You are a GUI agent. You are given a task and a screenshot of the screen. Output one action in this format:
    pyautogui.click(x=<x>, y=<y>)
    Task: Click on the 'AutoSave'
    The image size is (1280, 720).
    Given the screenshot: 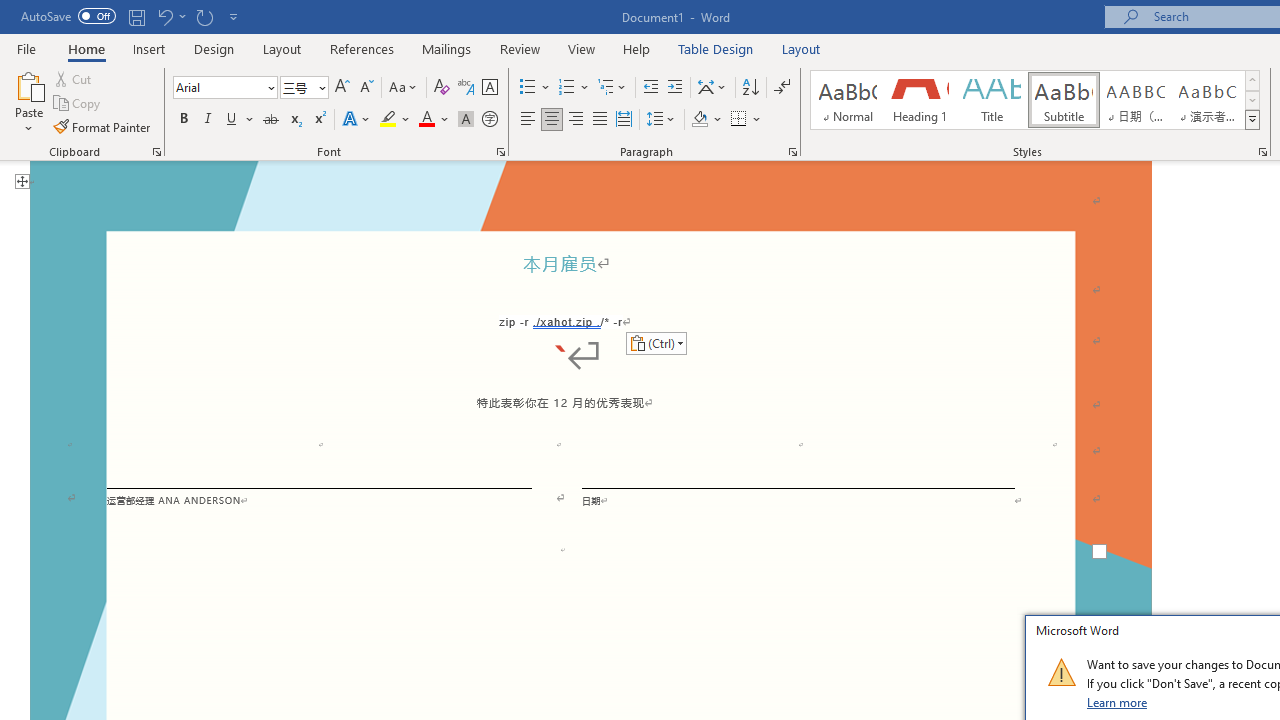 What is the action you would take?
    pyautogui.click(x=68, y=16)
    